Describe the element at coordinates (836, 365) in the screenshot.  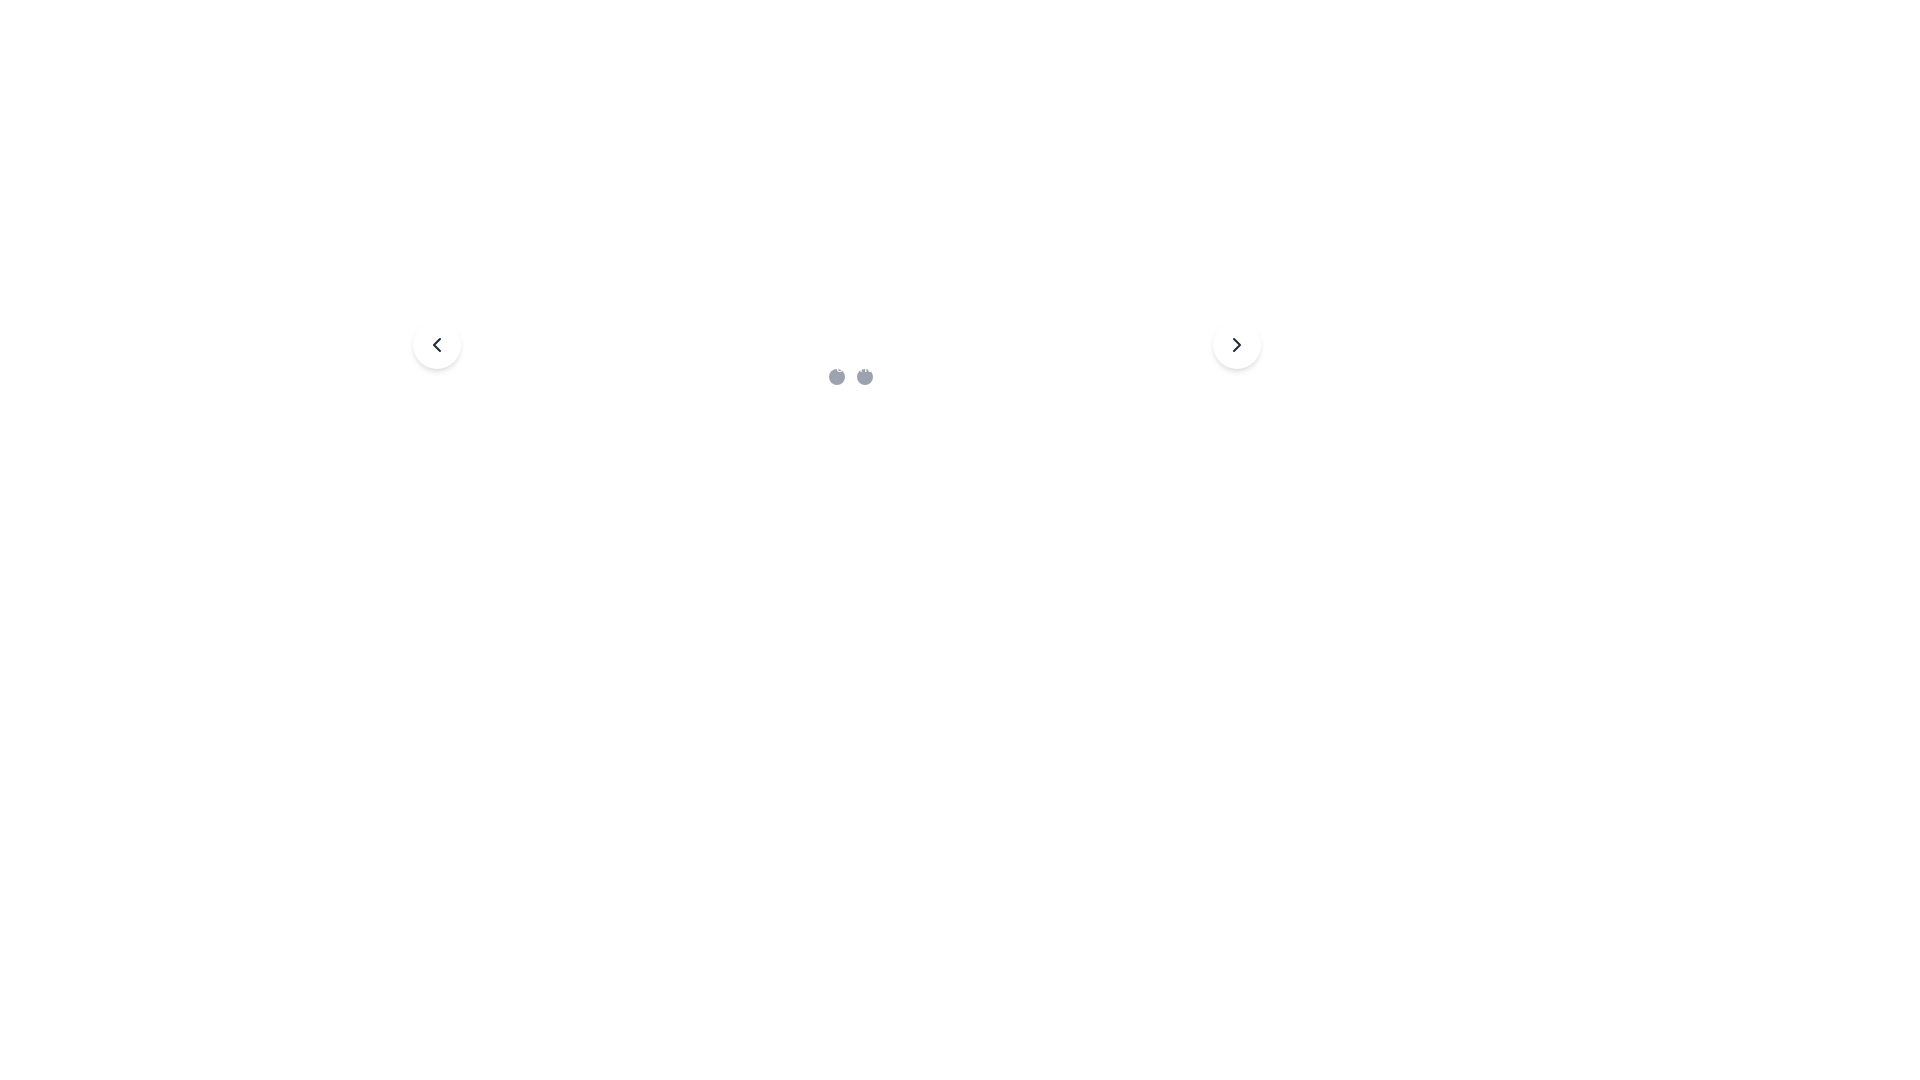
I see `the middle circular navigation indicator` at that location.